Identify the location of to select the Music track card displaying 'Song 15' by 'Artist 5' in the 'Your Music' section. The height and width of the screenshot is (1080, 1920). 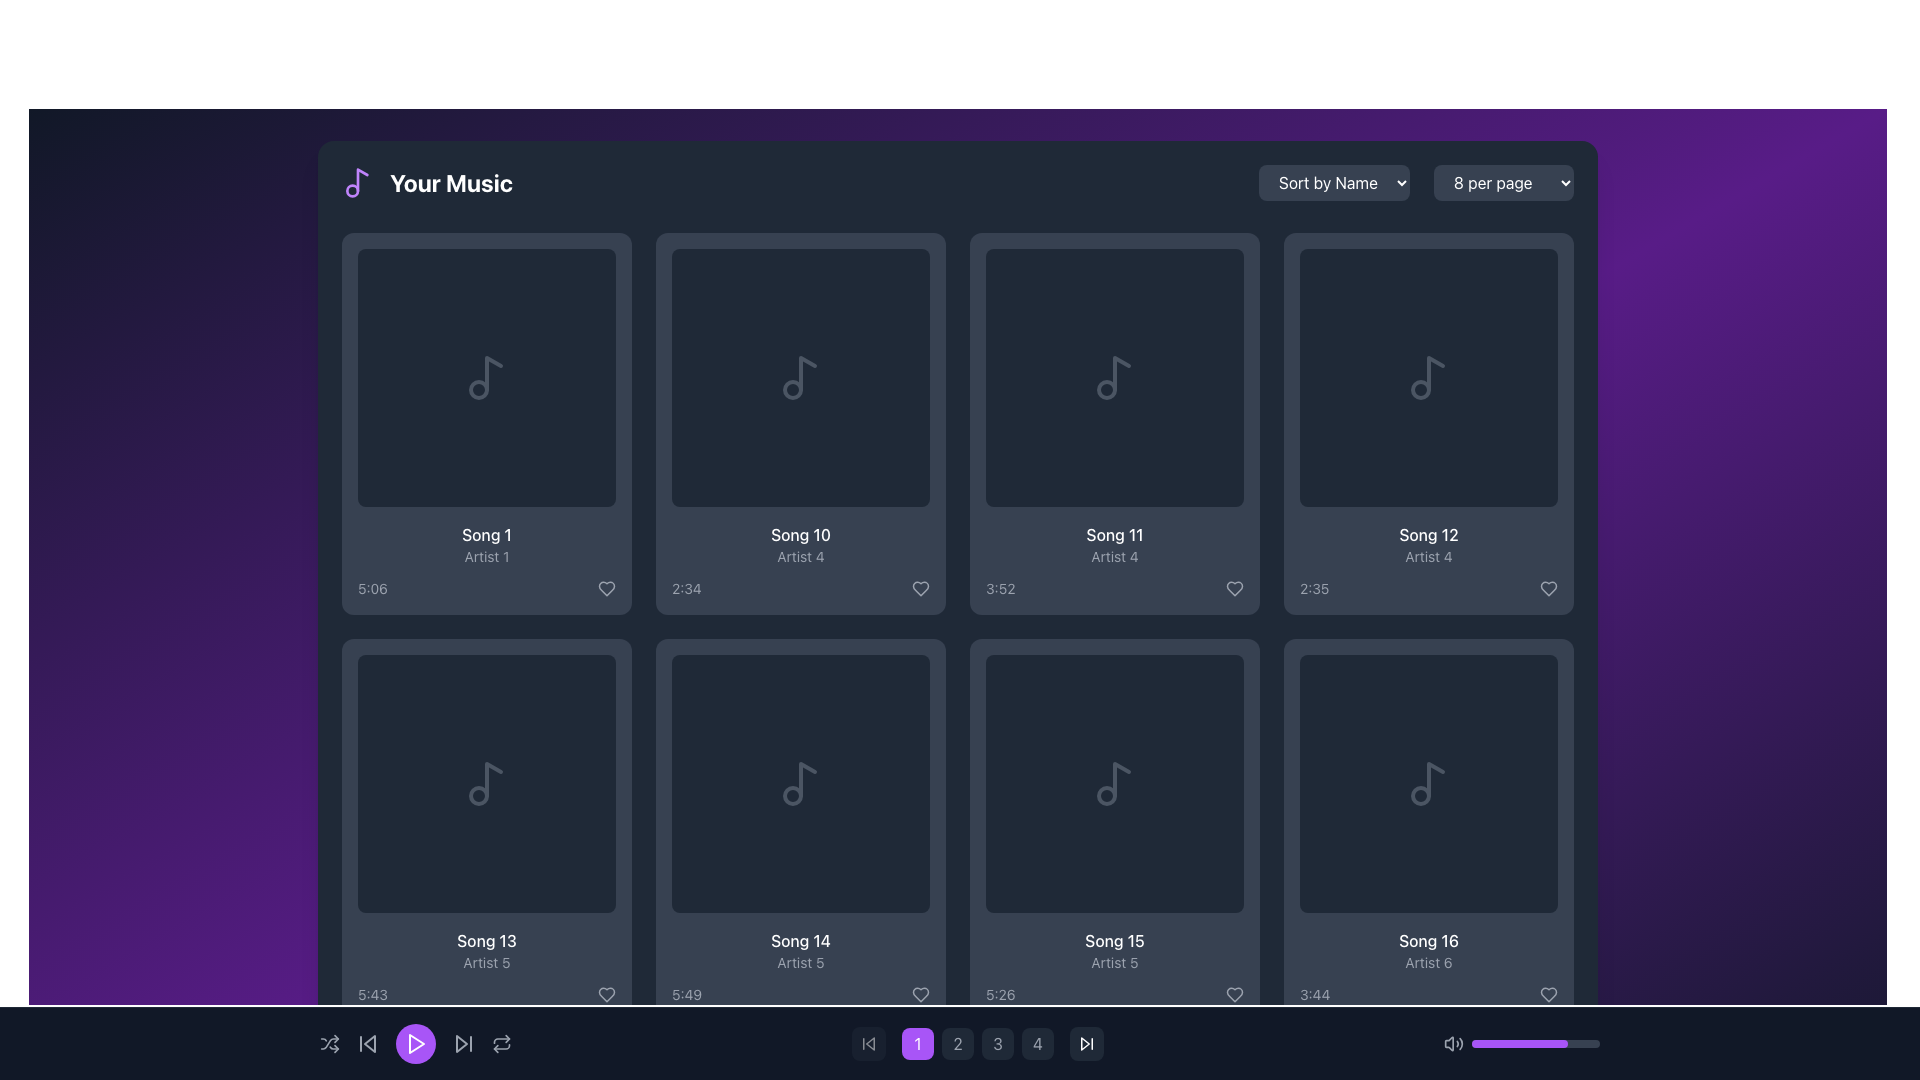
(1113, 829).